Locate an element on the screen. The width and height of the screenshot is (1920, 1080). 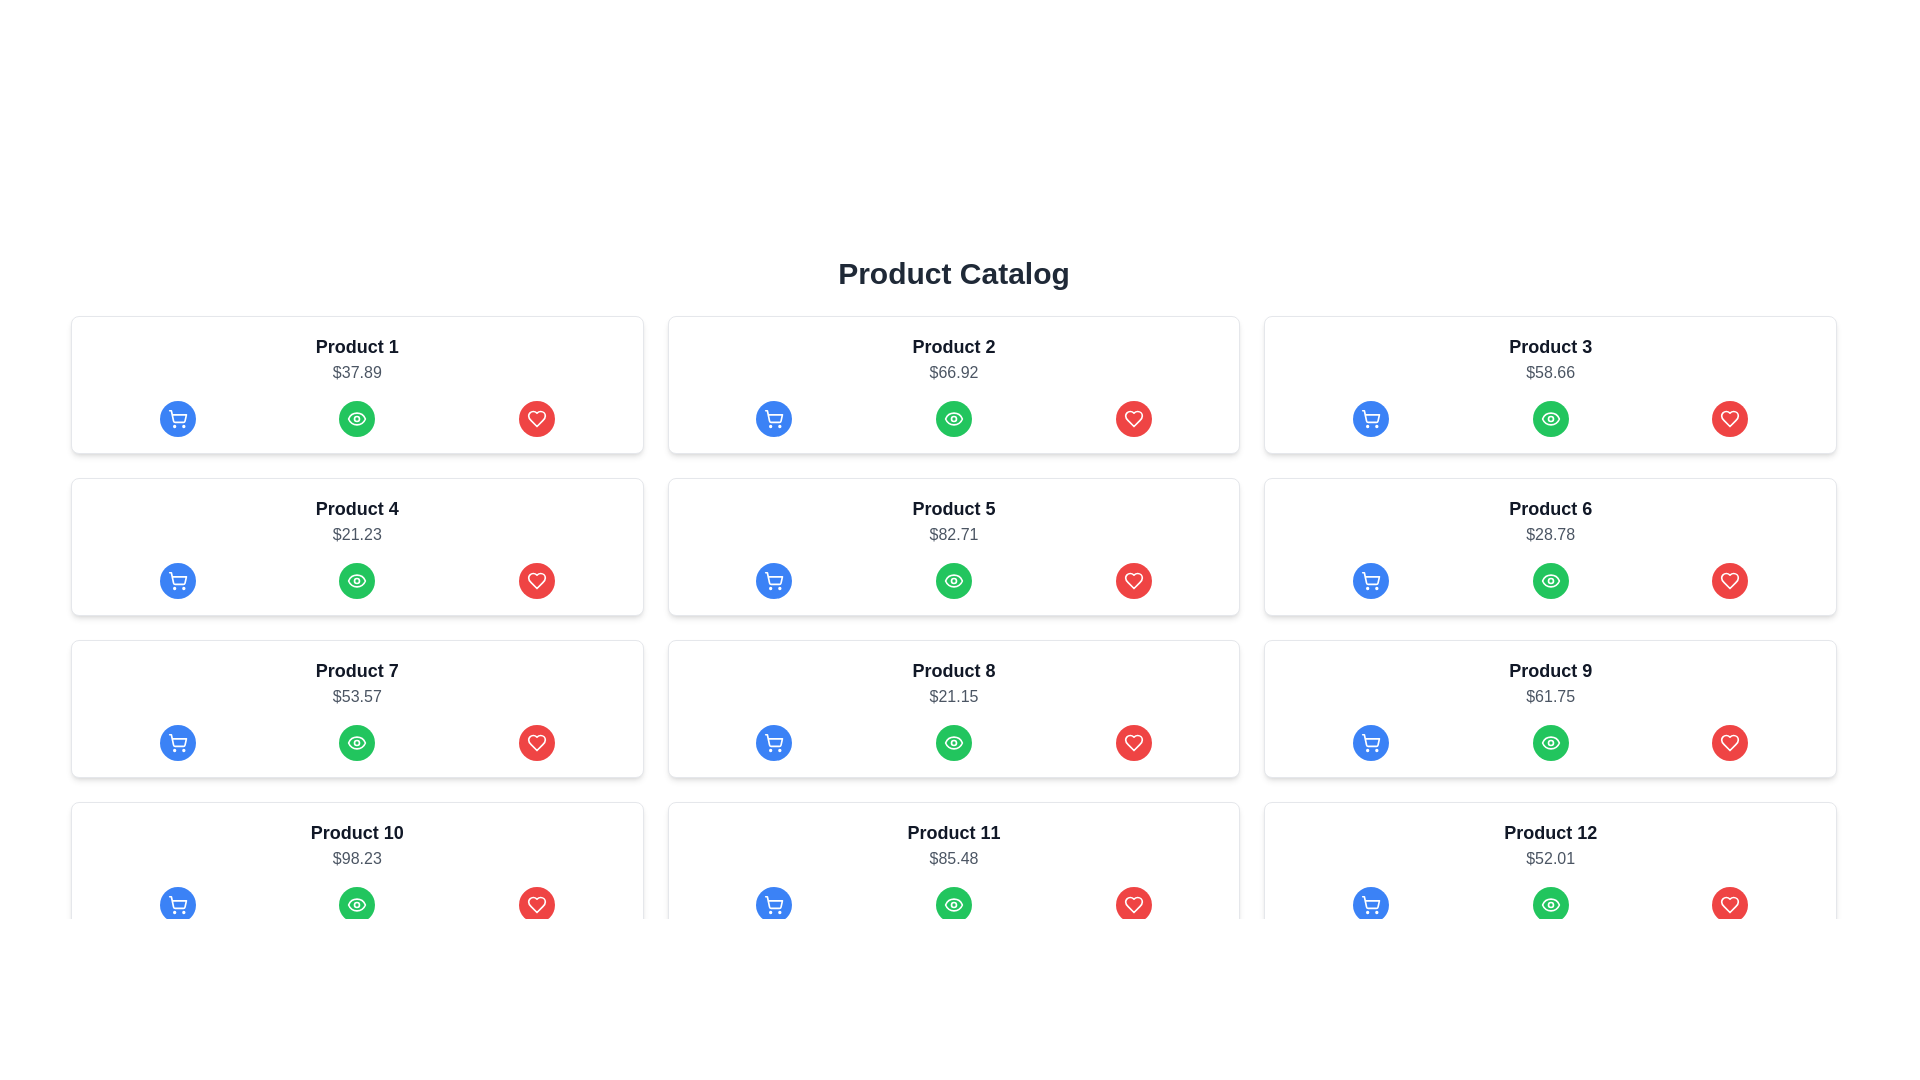
the middle circular green button with a white eye icon located below 'Product 6' priced at '$28.78' is located at coordinates (1549, 581).